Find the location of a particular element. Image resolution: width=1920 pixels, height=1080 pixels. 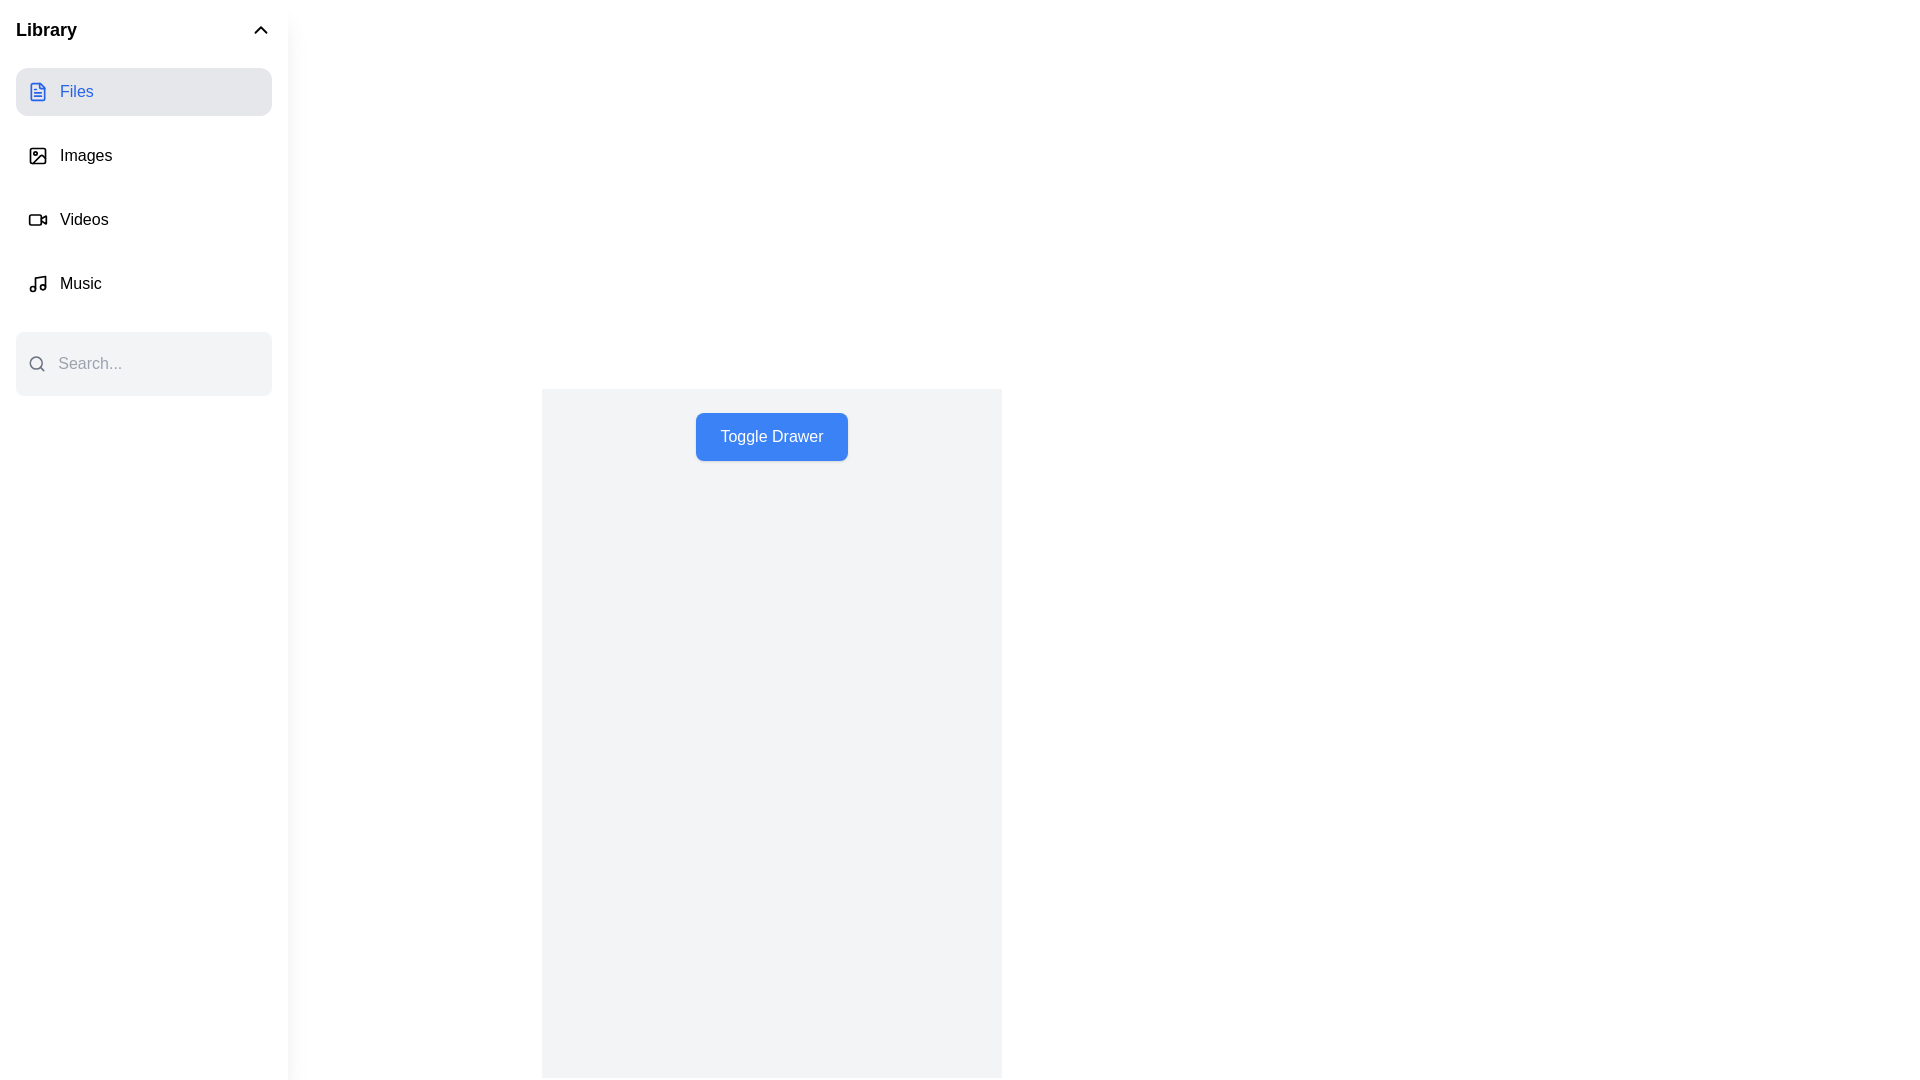

the 'Files' icon located in the top-left section of the interface is located at coordinates (38, 92).